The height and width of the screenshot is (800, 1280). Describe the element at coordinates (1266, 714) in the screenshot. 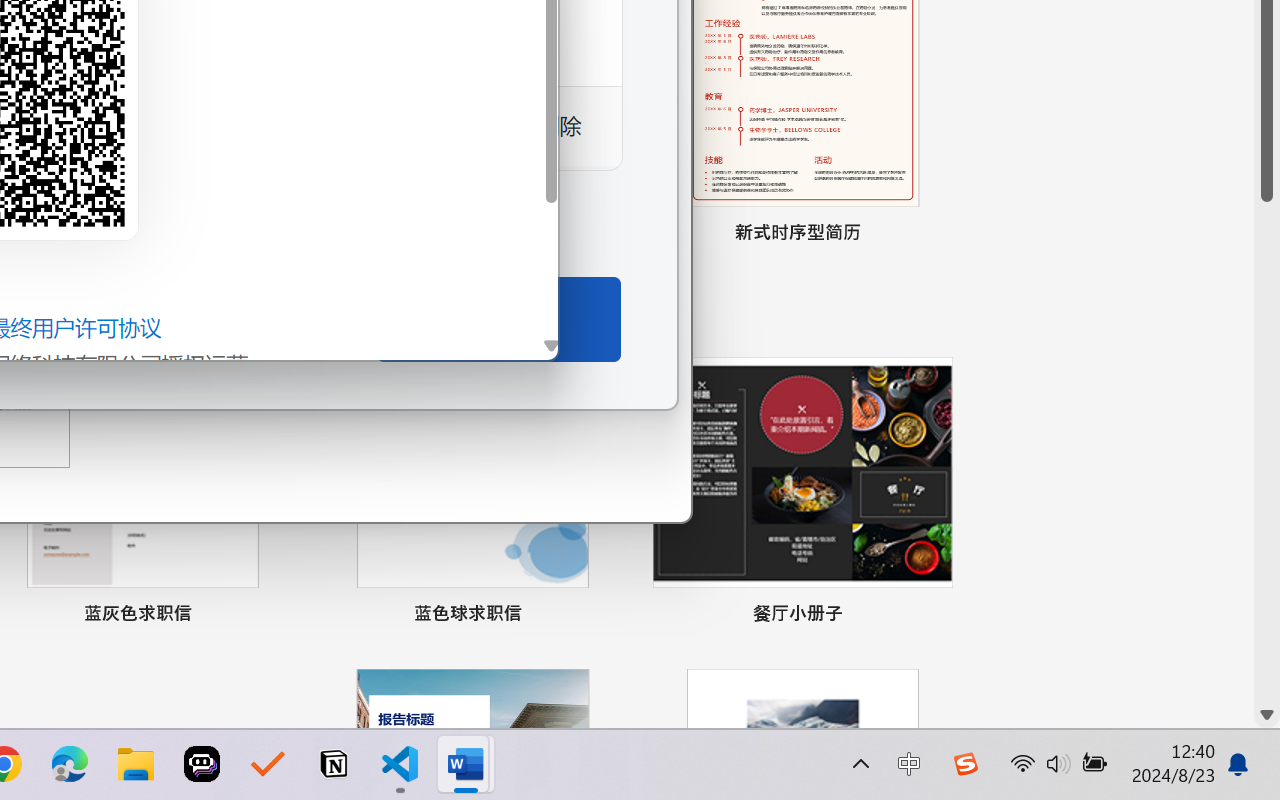

I see `'Line down'` at that location.